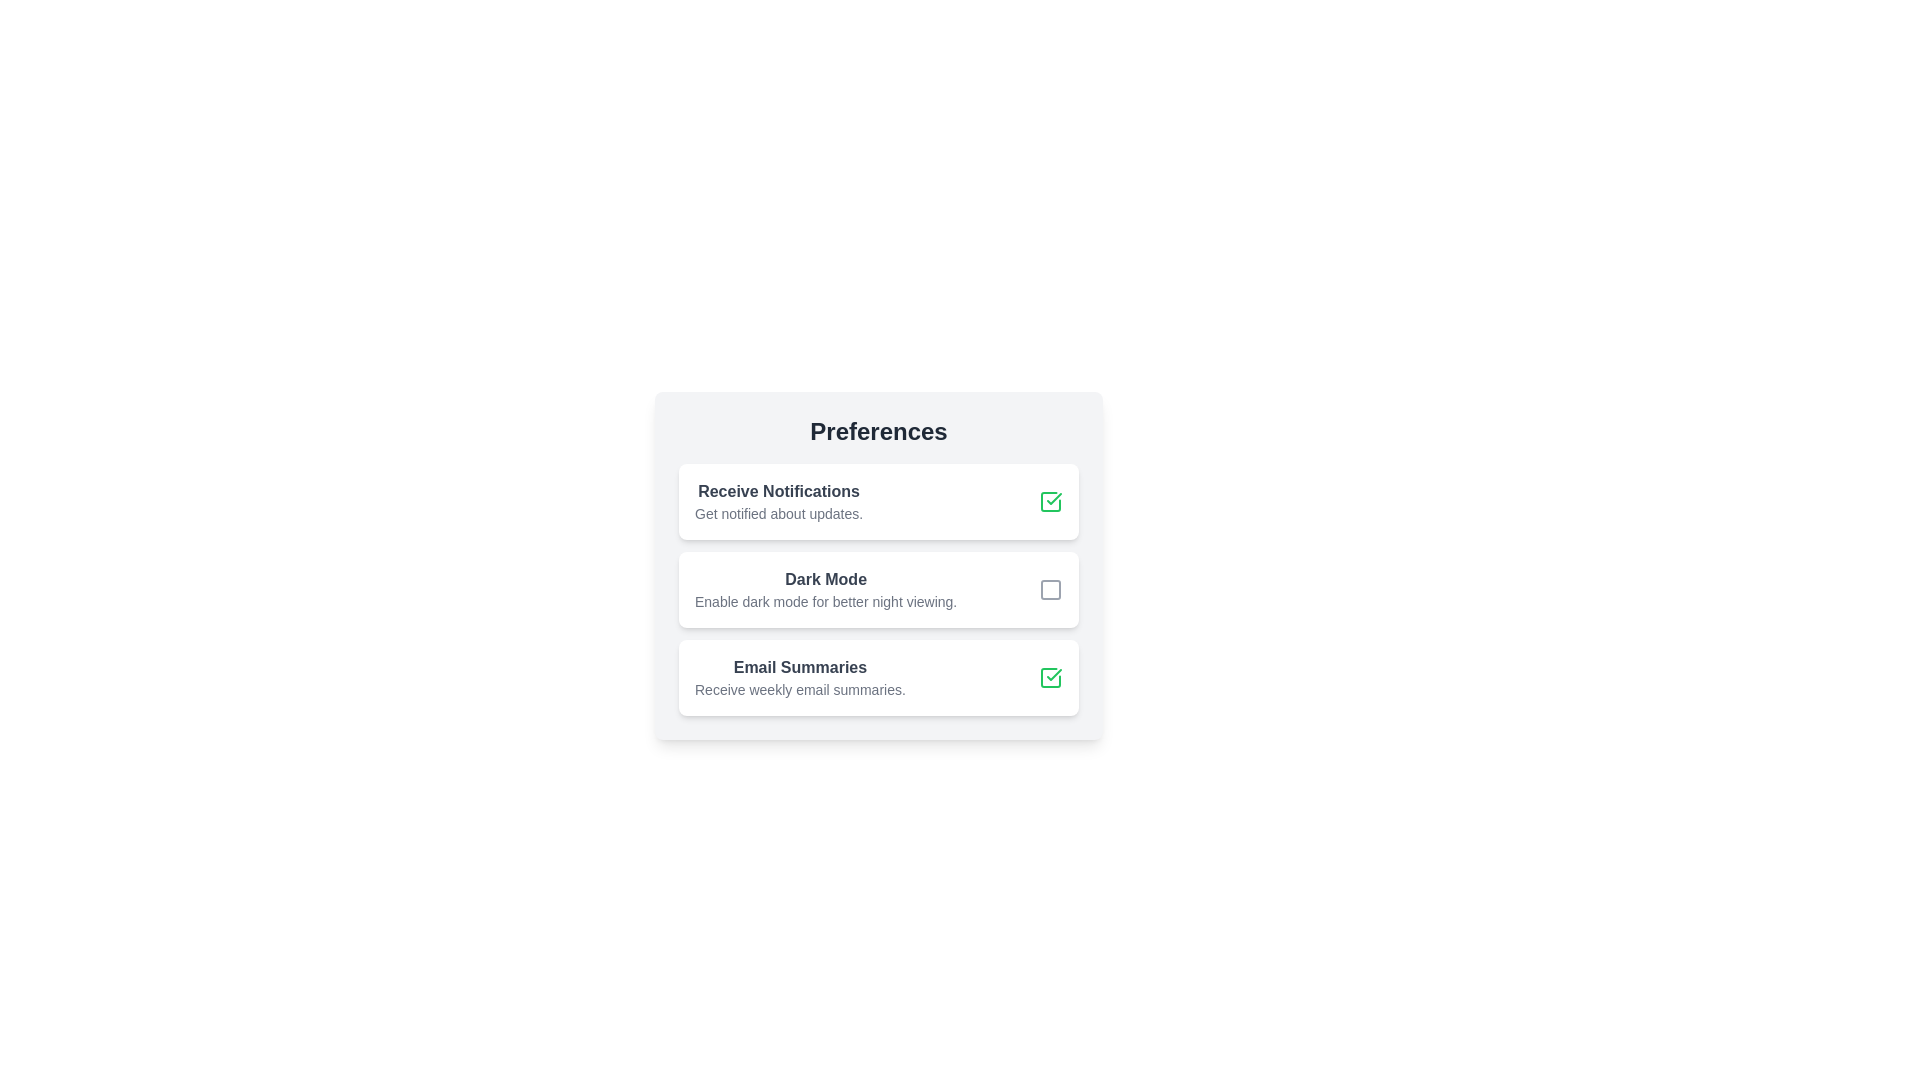 Image resolution: width=1920 pixels, height=1080 pixels. Describe the element at coordinates (778, 512) in the screenshot. I see `the static text label that reads 'Get notified about updates.' which is styled in a small font and muted gray color, located beneath the heading 'Receive Notifications.'` at that location.